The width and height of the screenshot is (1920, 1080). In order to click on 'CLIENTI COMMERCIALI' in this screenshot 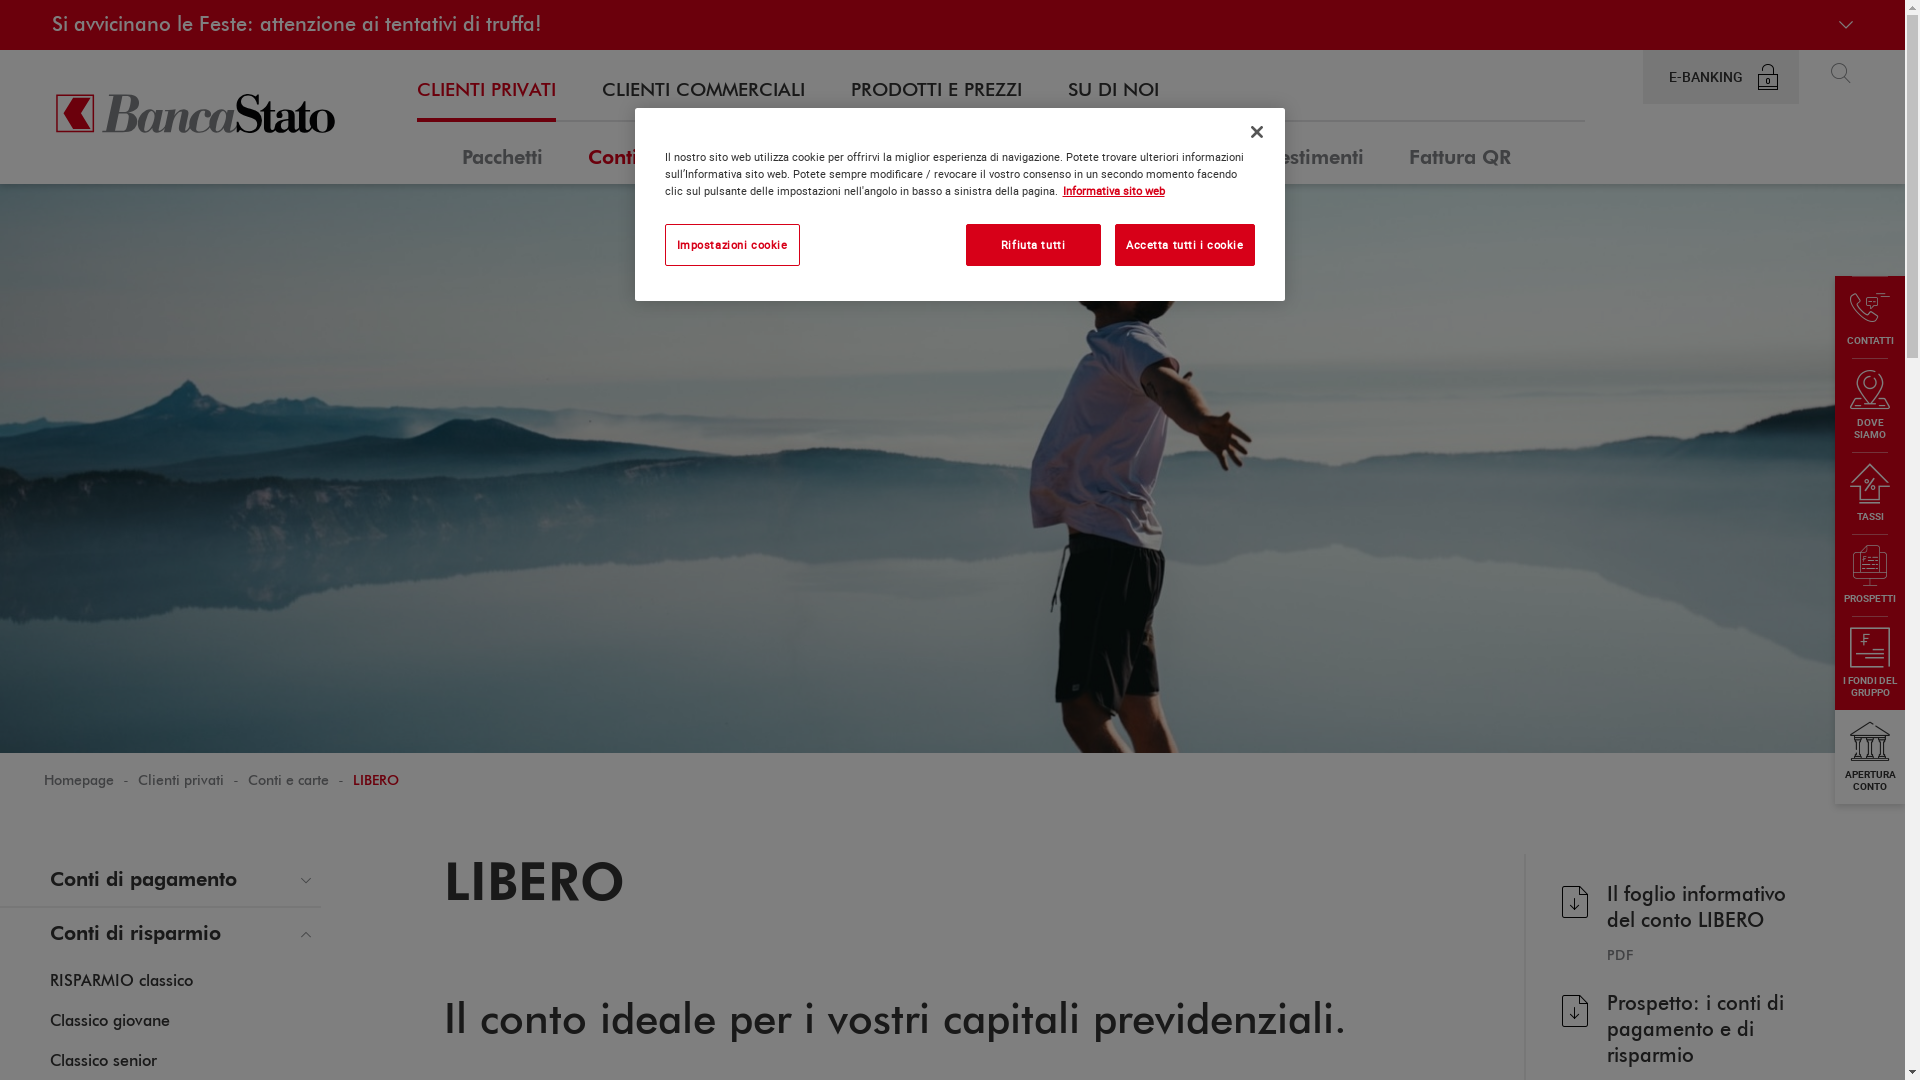, I will do `click(703, 91)`.